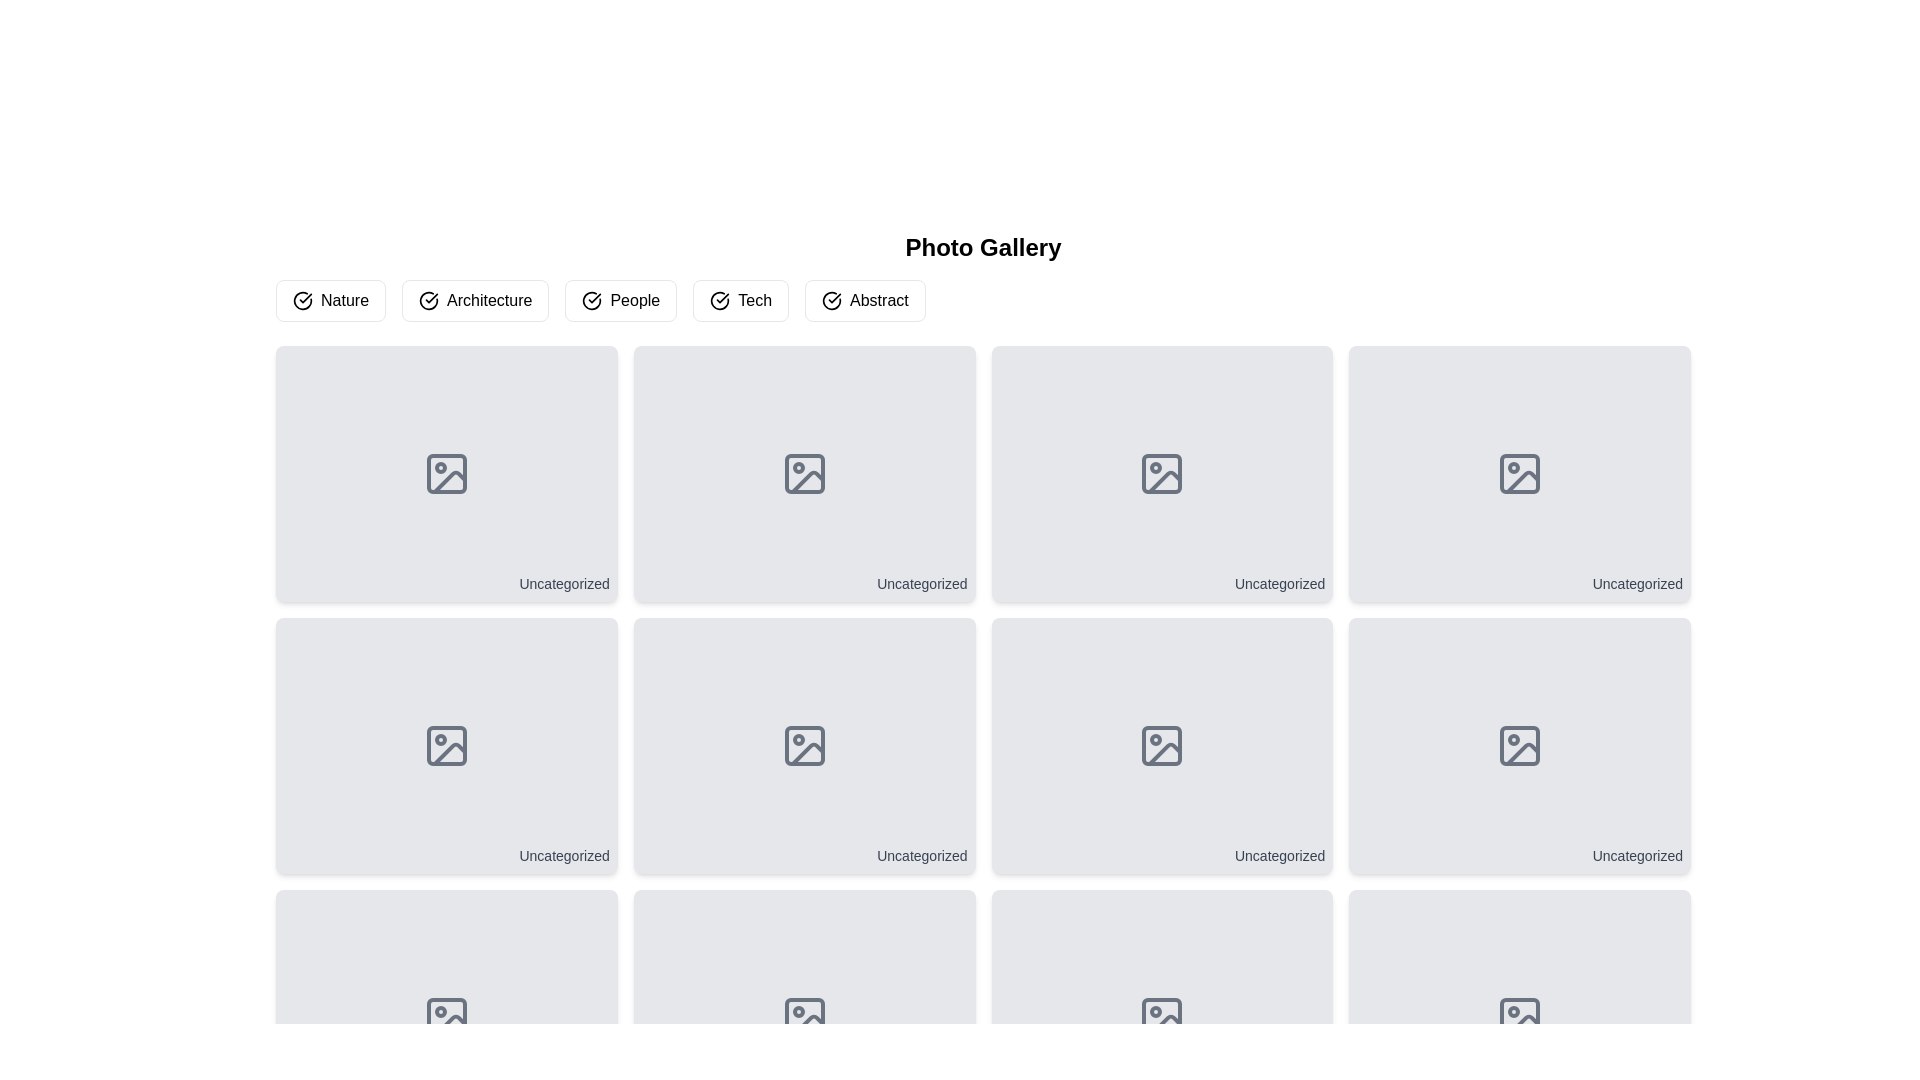  I want to click on the circular icon with a checkmark, which is located to the left of the 'Architecture' label within a button-like structure, so click(428, 300).